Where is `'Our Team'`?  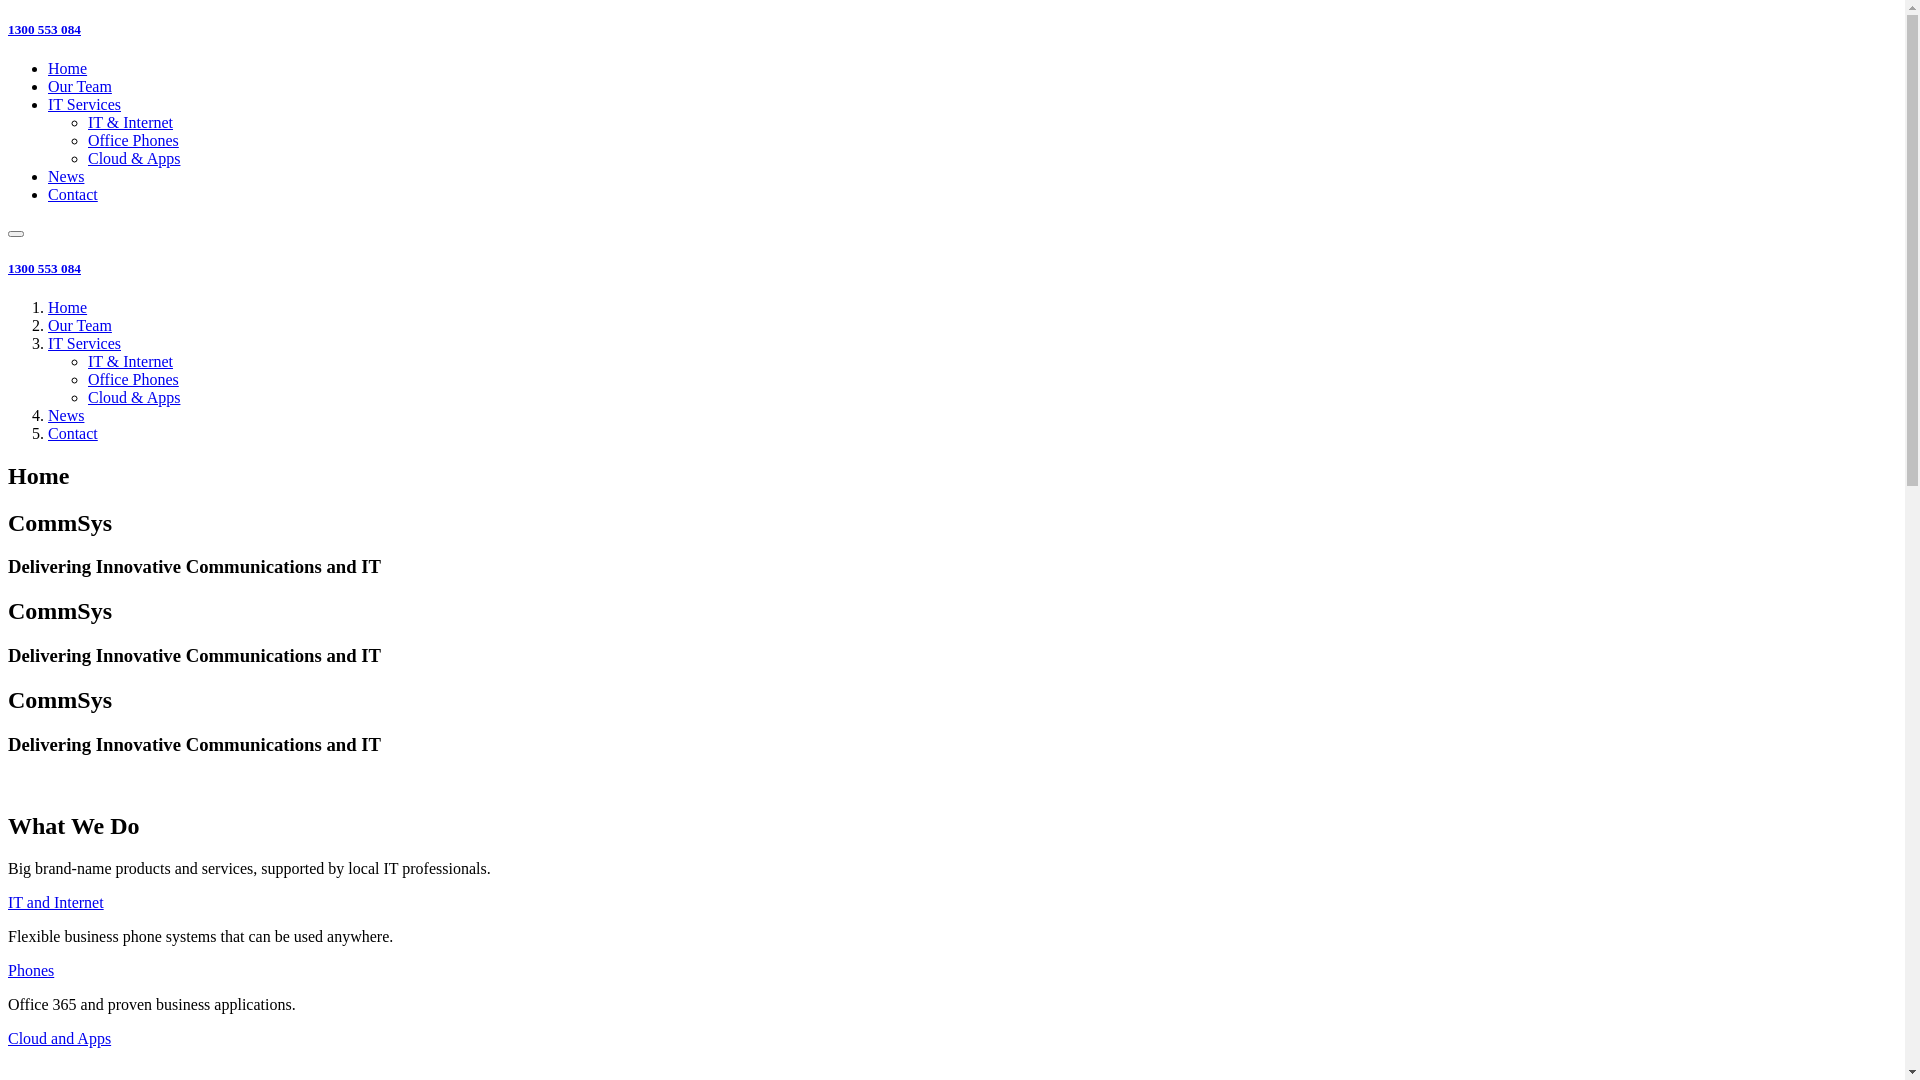 'Our Team' is located at coordinates (48, 85).